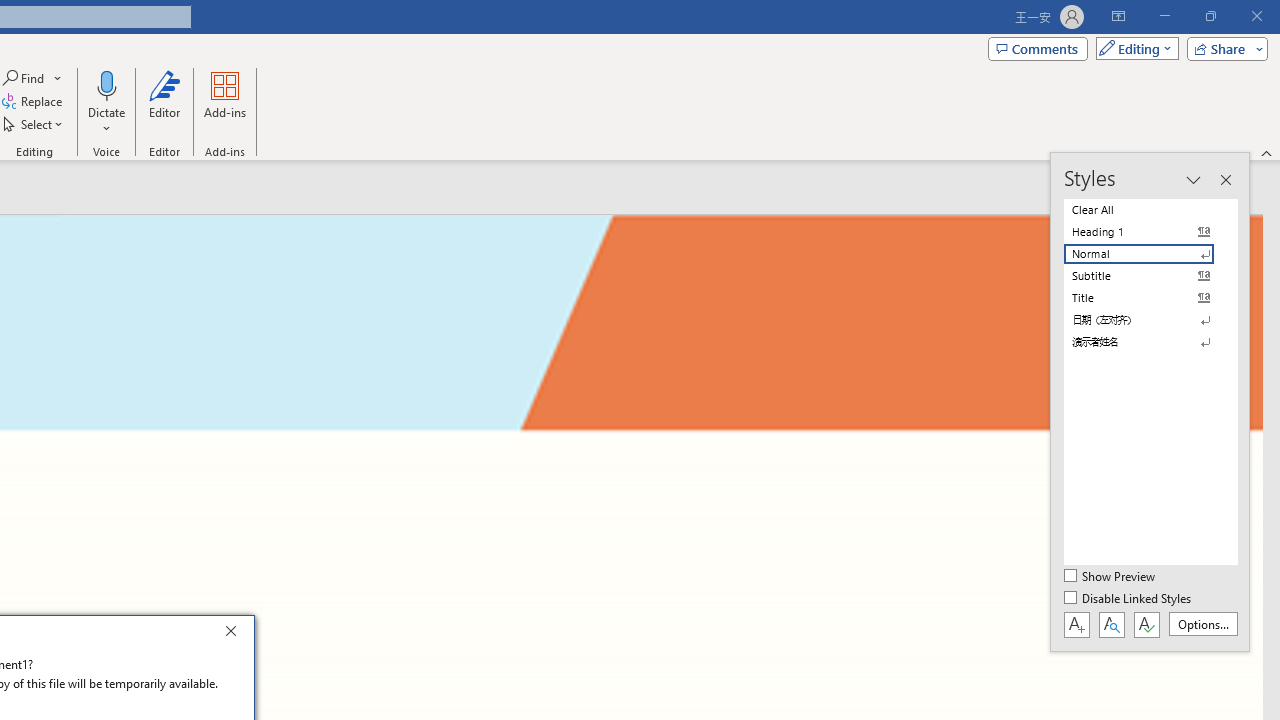 The width and height of the screenshot is (1280, 720). What do you see at coordinates (164, 103) in the screenshot?
I see `'Editor'` at bounding box center [164, 103].